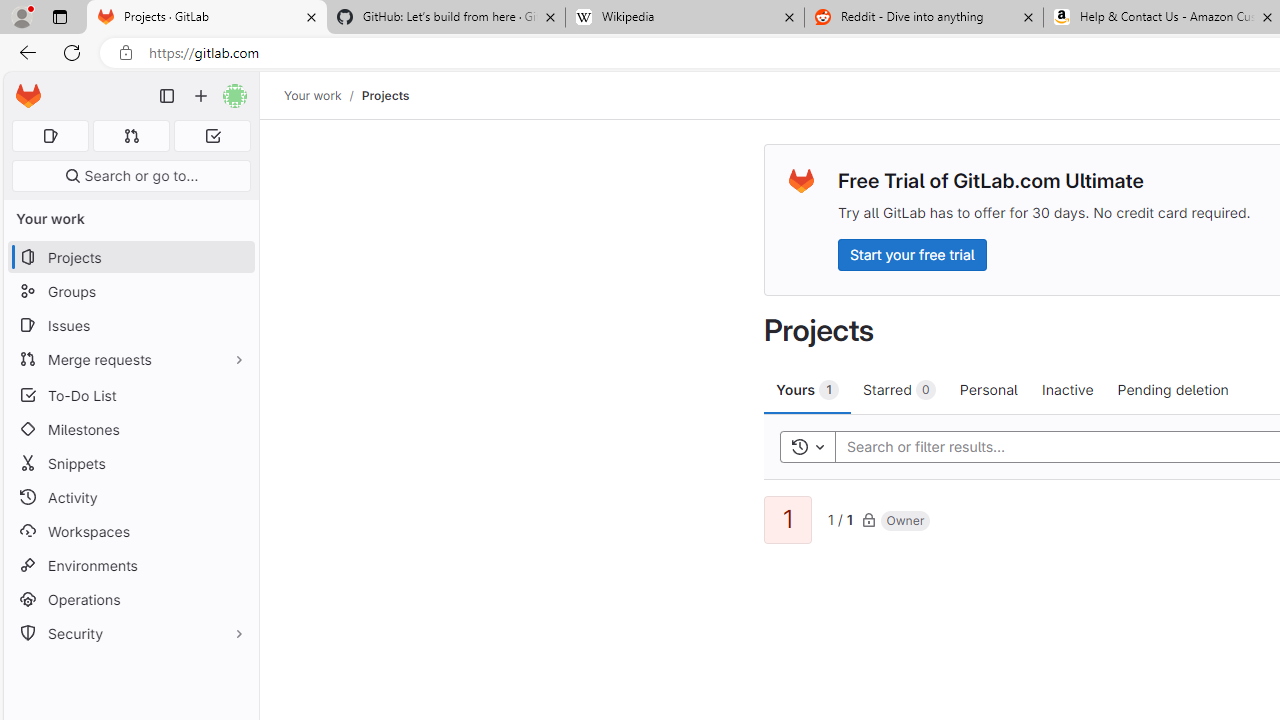 This screenshot has height=720, width=1280. What do you see at coordinates (130, 358) in the screenshot?
I see `'Merge requests'` at bounding box center [130, 358].